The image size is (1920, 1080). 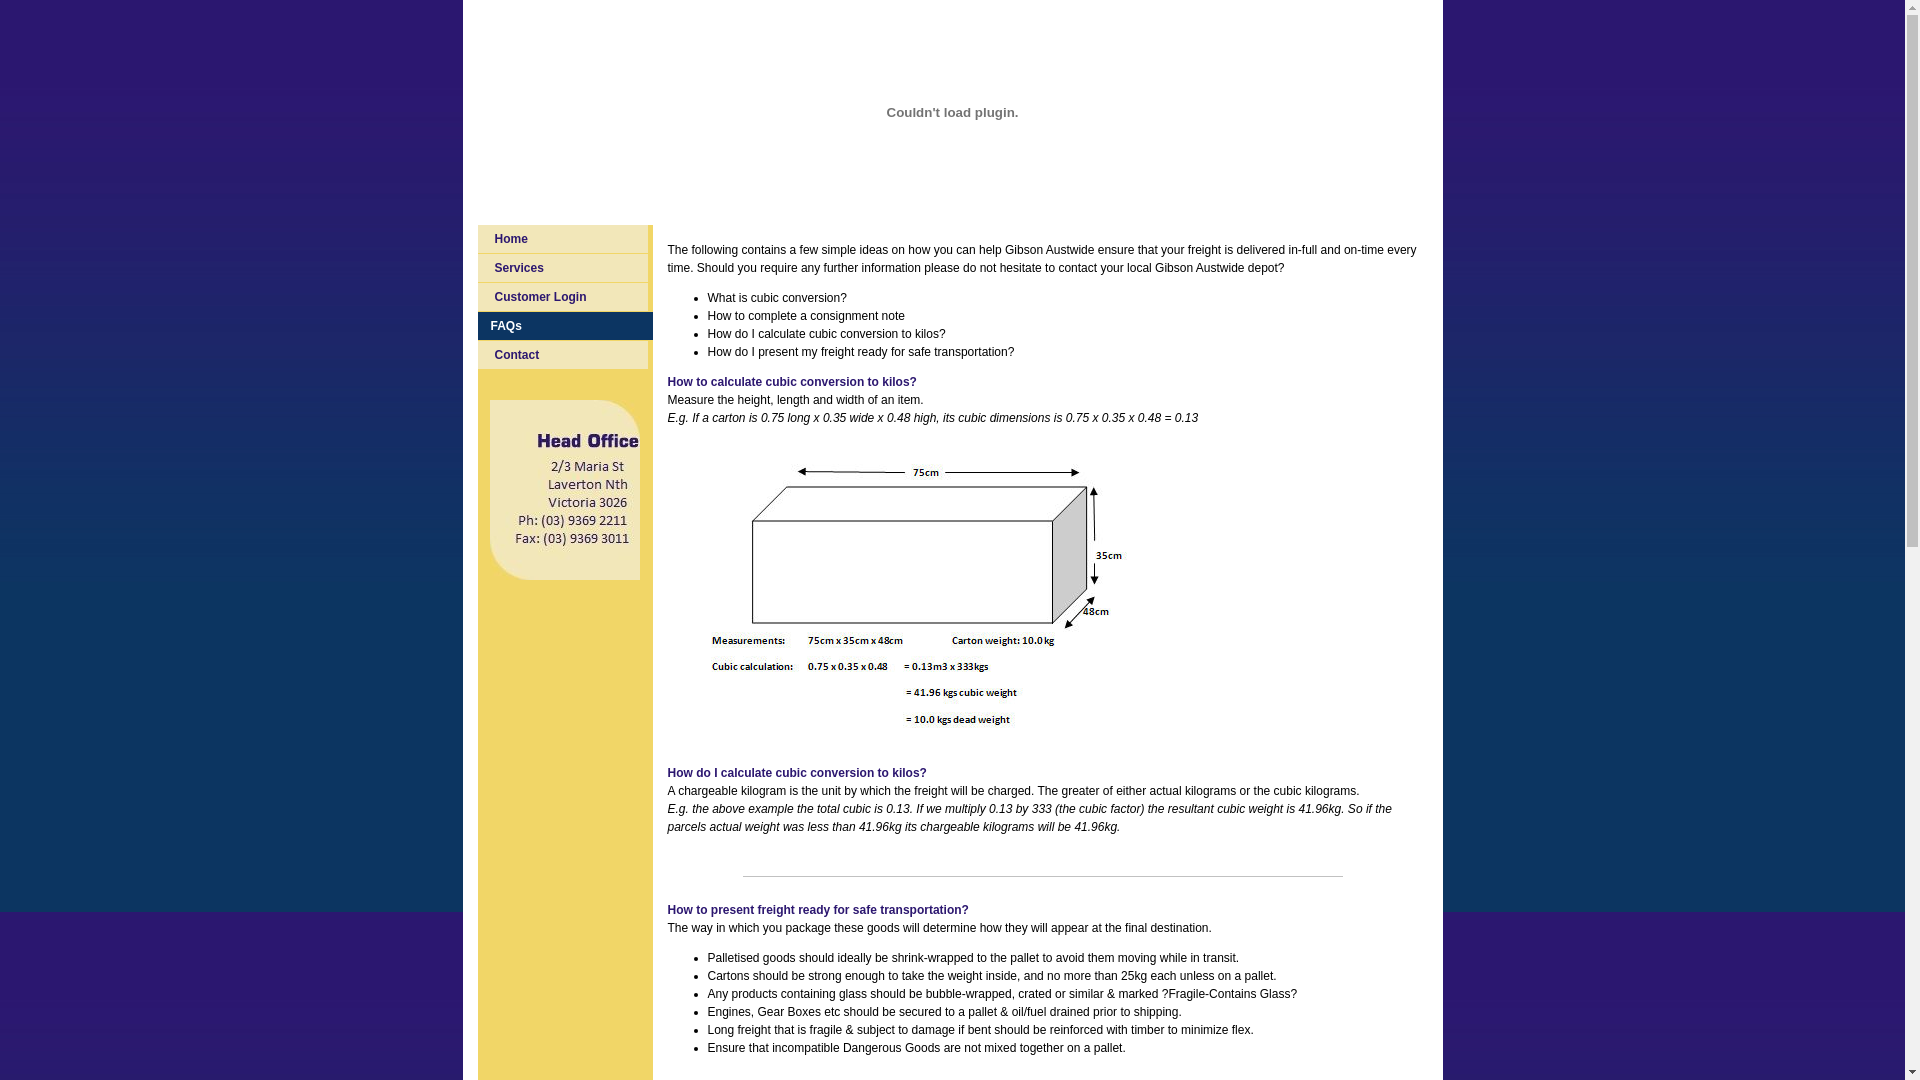 I want to click on 'FAQs', so click(x=564, y=325).